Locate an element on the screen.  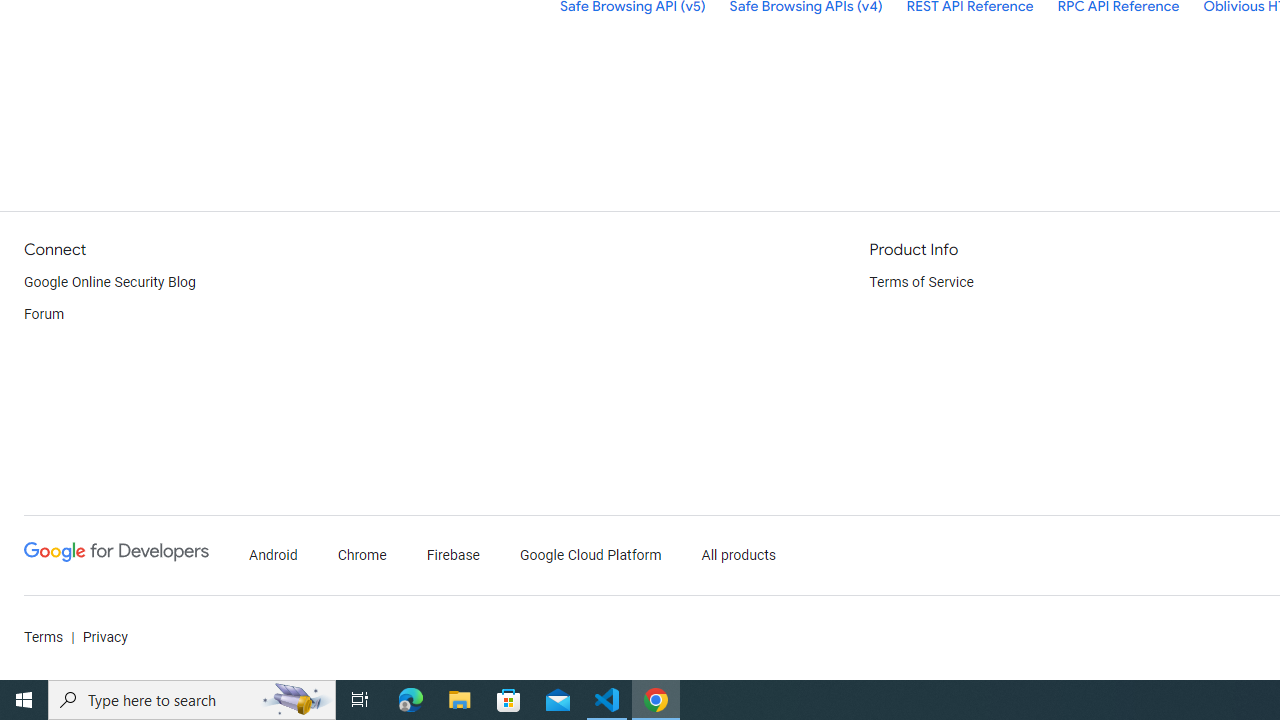
'Forum' is located at coordinates (44, 315).